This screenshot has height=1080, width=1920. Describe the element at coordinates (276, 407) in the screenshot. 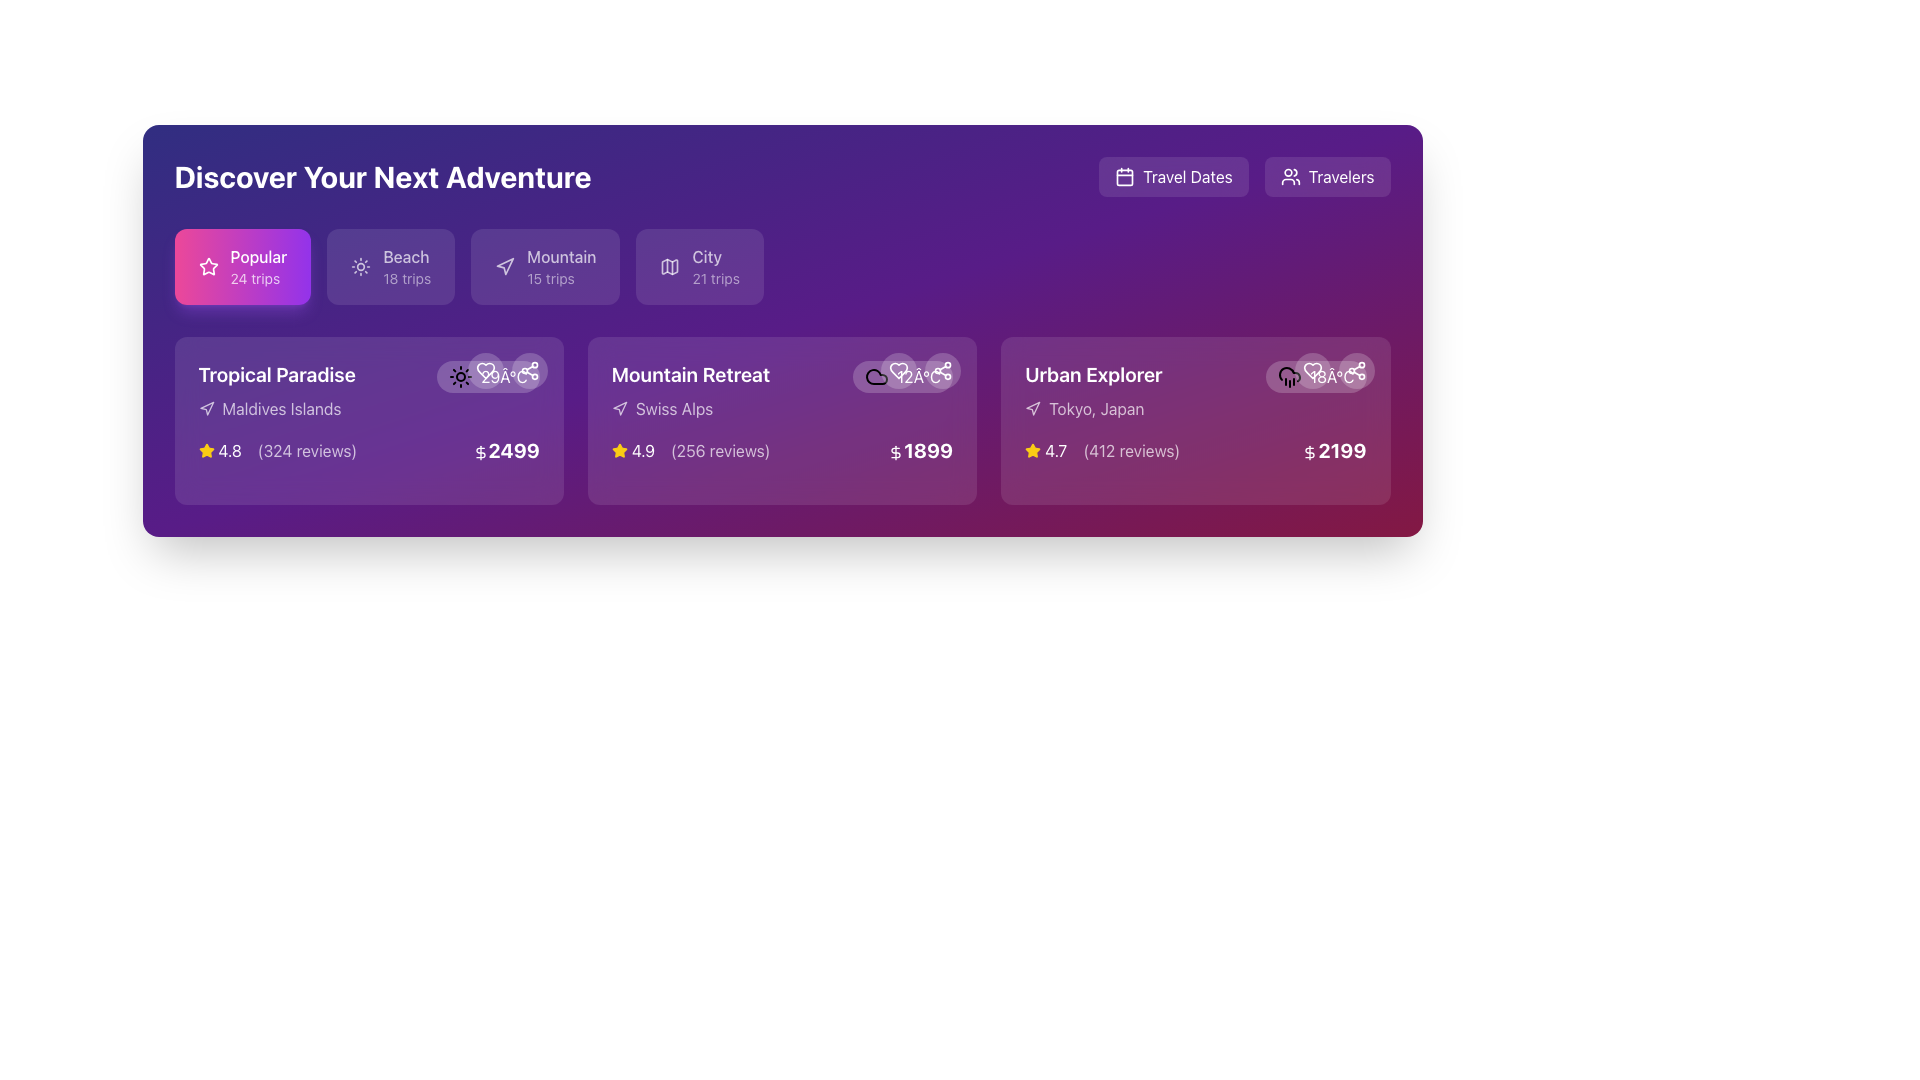

I see `text indicating the destination 'Maldives Islands' associated with the 'Tropical Paradise' card located beneath the title in the first card of the 'Discover Your Next Adventure' section` at that location.